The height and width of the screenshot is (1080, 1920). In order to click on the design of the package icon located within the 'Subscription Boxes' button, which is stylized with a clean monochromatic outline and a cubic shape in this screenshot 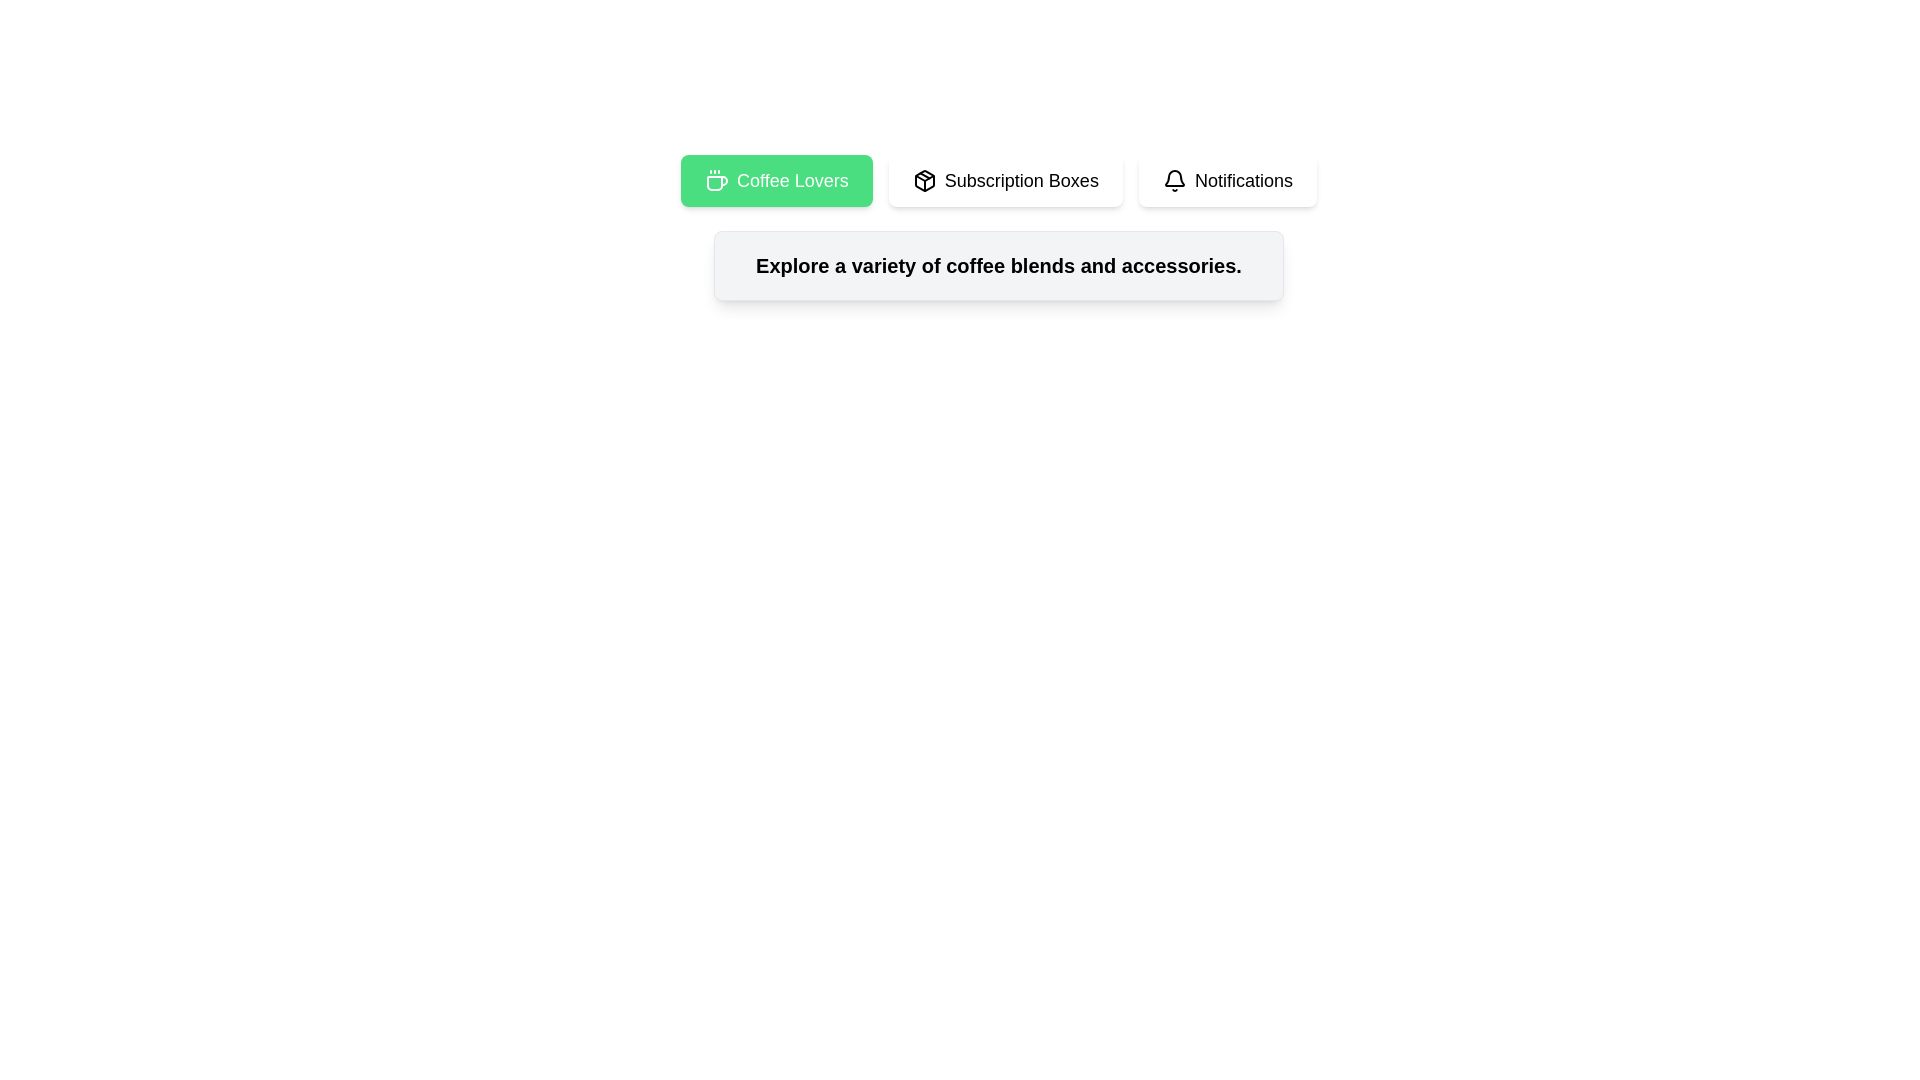, I will do `click(923, 181)`.